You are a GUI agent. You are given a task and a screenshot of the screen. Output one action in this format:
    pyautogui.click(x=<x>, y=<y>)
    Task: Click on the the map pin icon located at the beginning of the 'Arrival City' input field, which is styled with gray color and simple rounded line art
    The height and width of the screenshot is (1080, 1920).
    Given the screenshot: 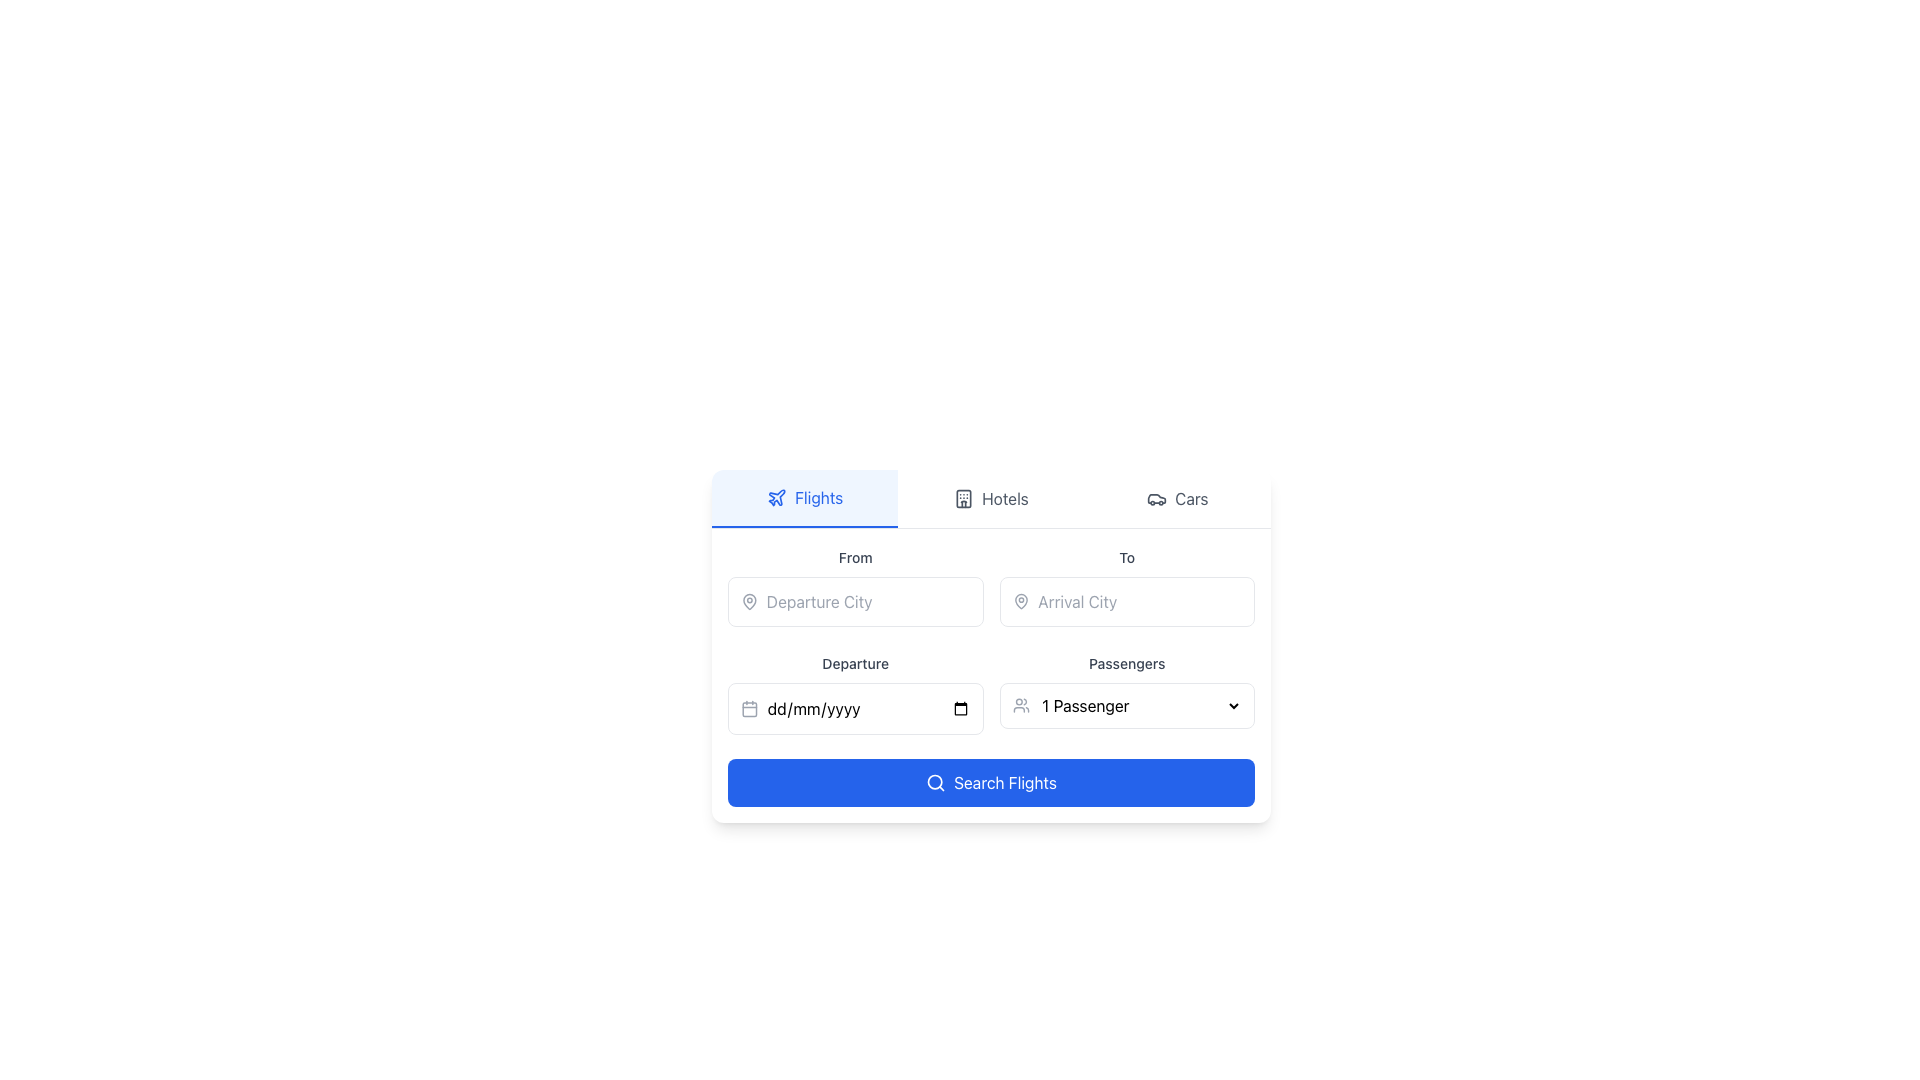 What is the action you would take?
    pyautogui.click(x=1021, y=600)
    